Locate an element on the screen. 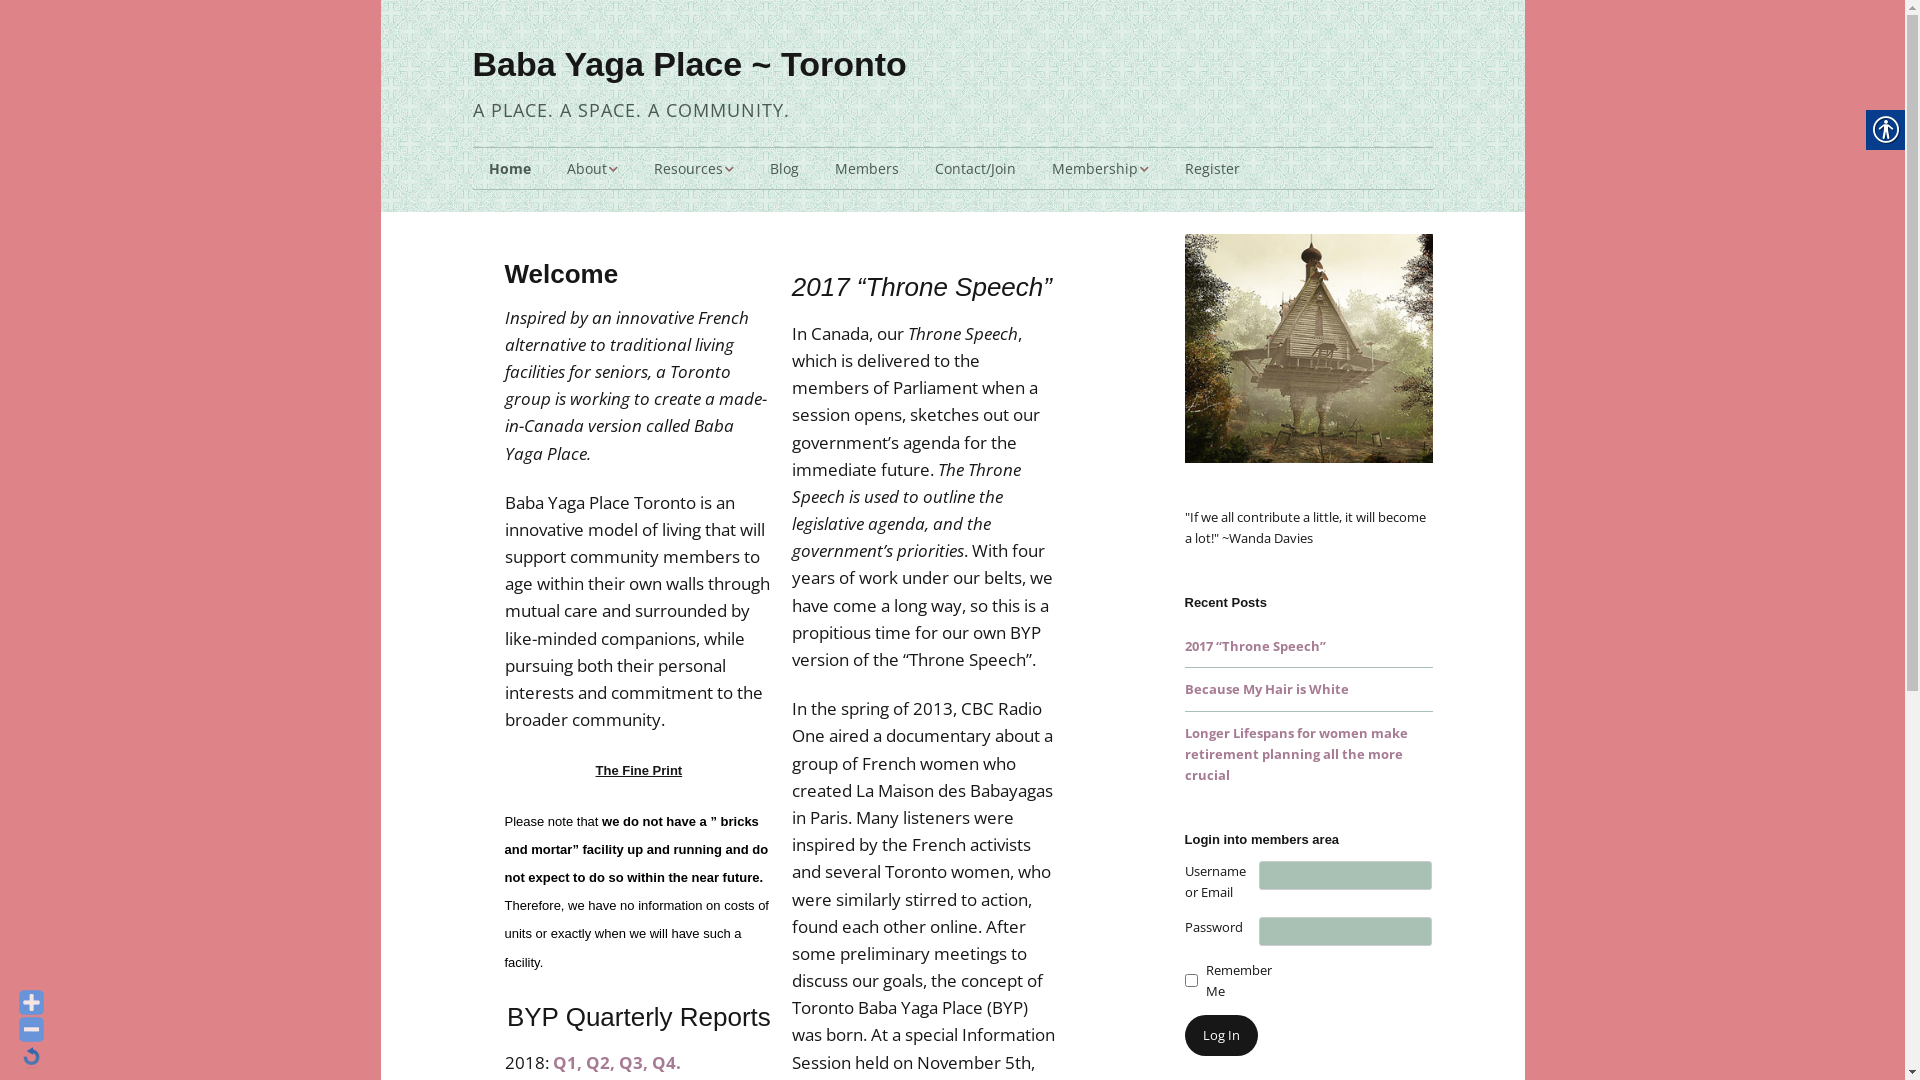  'Because My Hair is White' is located at coordinates (1265, 688).